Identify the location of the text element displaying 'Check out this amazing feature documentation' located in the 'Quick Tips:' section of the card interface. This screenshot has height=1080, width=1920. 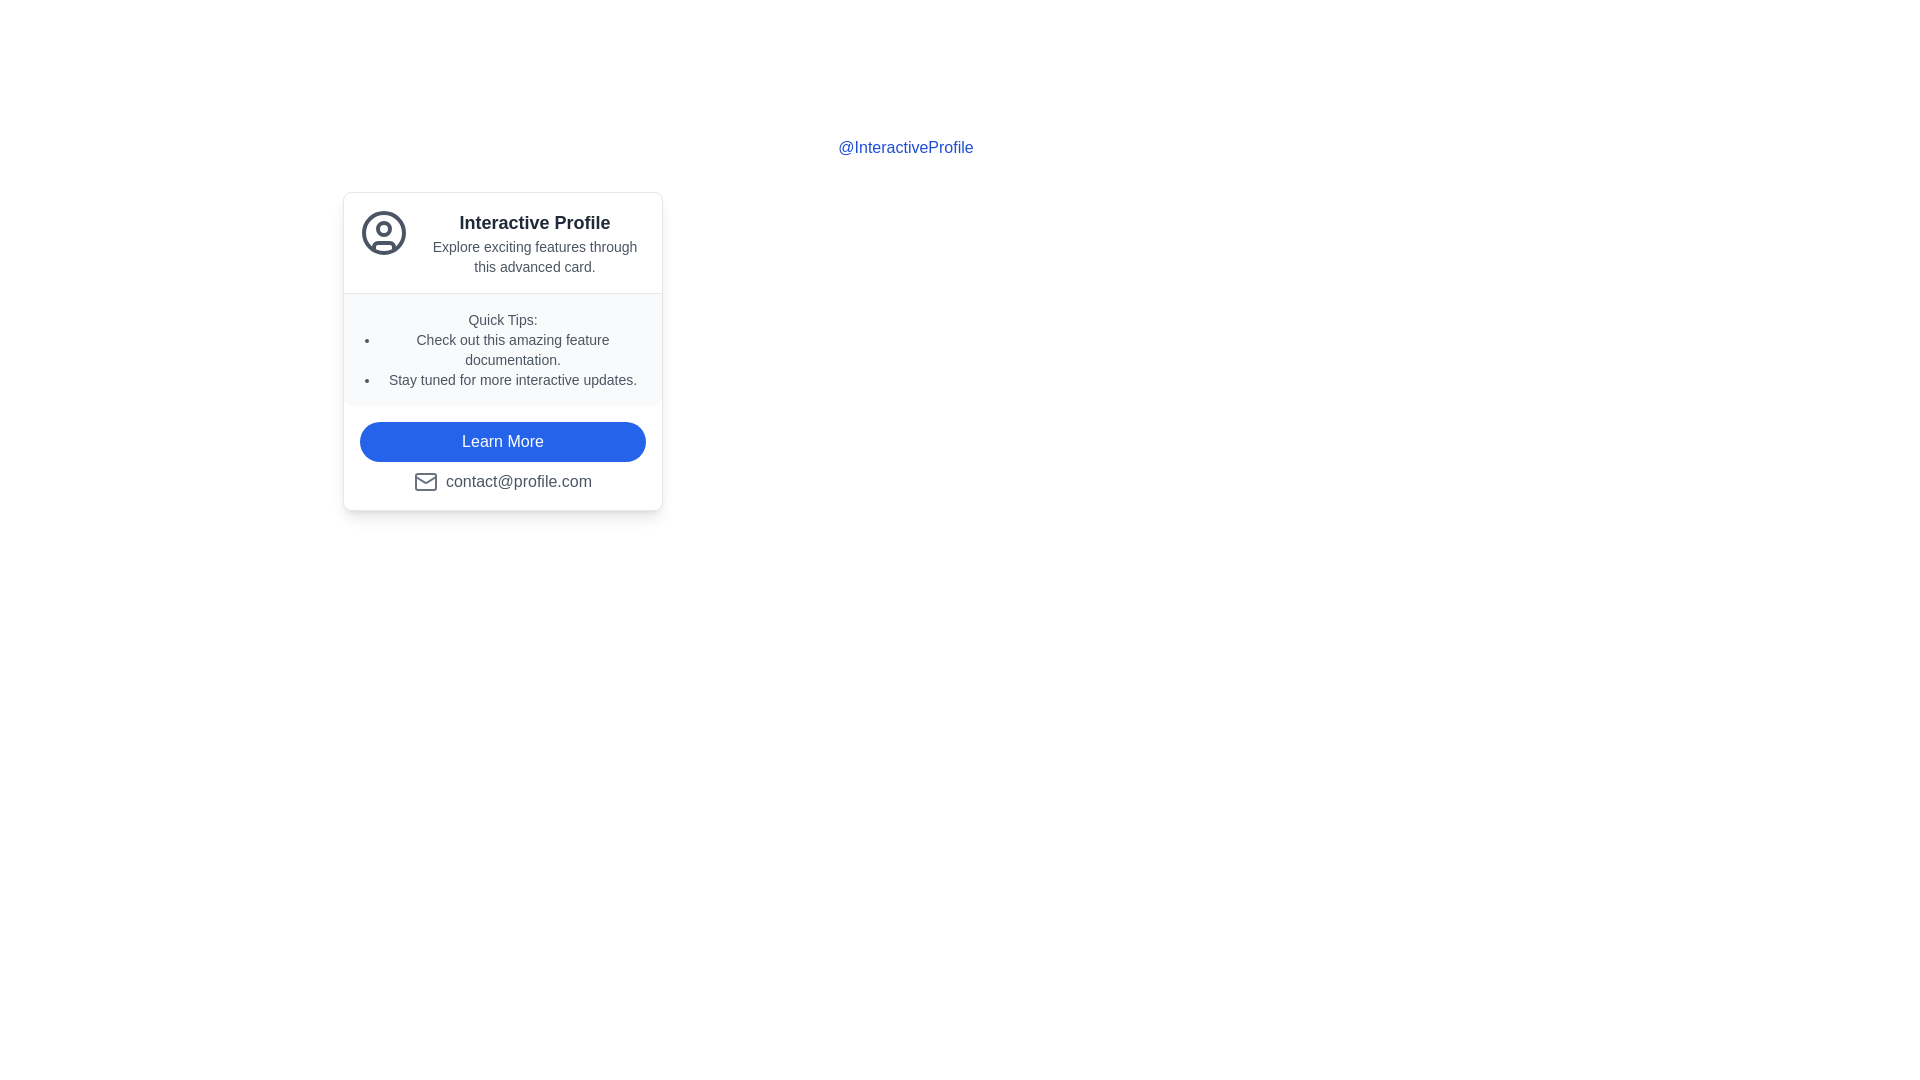
(513, 349).